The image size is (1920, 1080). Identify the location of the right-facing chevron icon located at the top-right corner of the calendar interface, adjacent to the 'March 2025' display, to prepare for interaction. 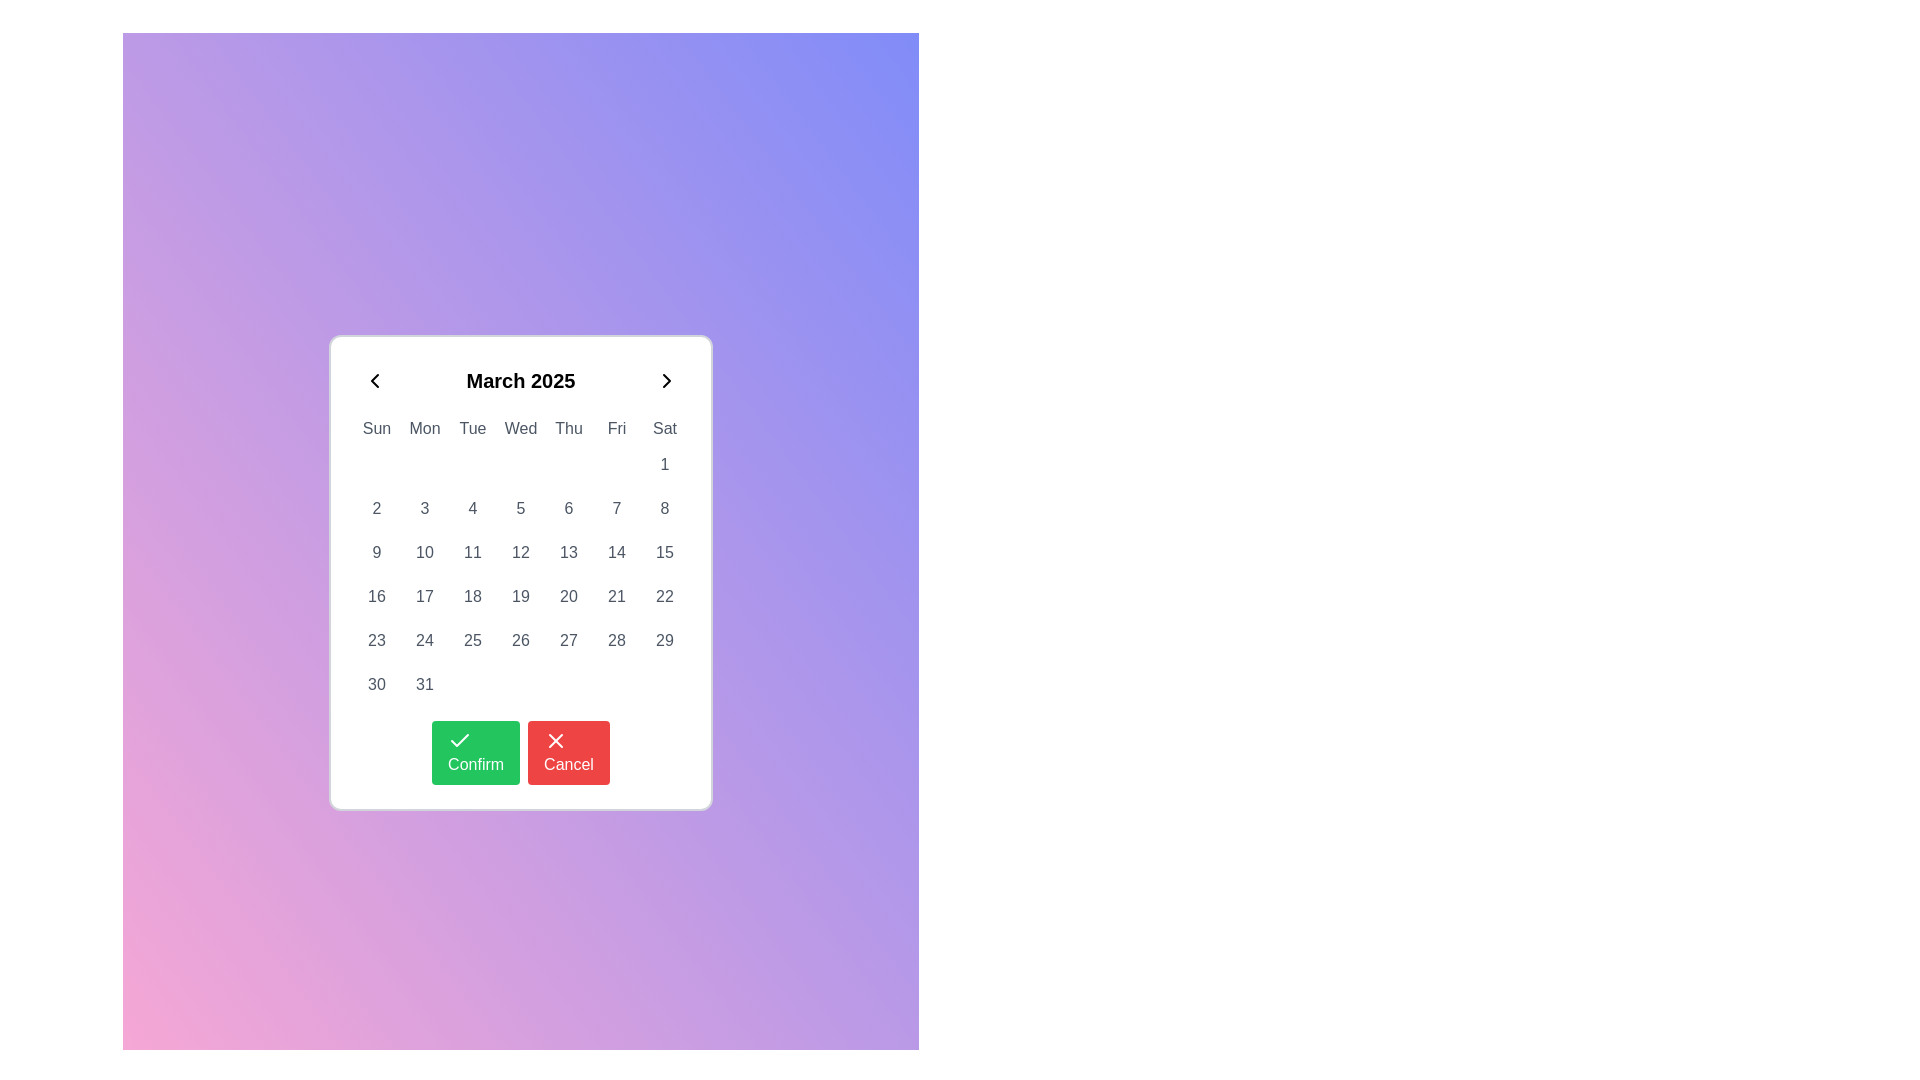
(667, 381).